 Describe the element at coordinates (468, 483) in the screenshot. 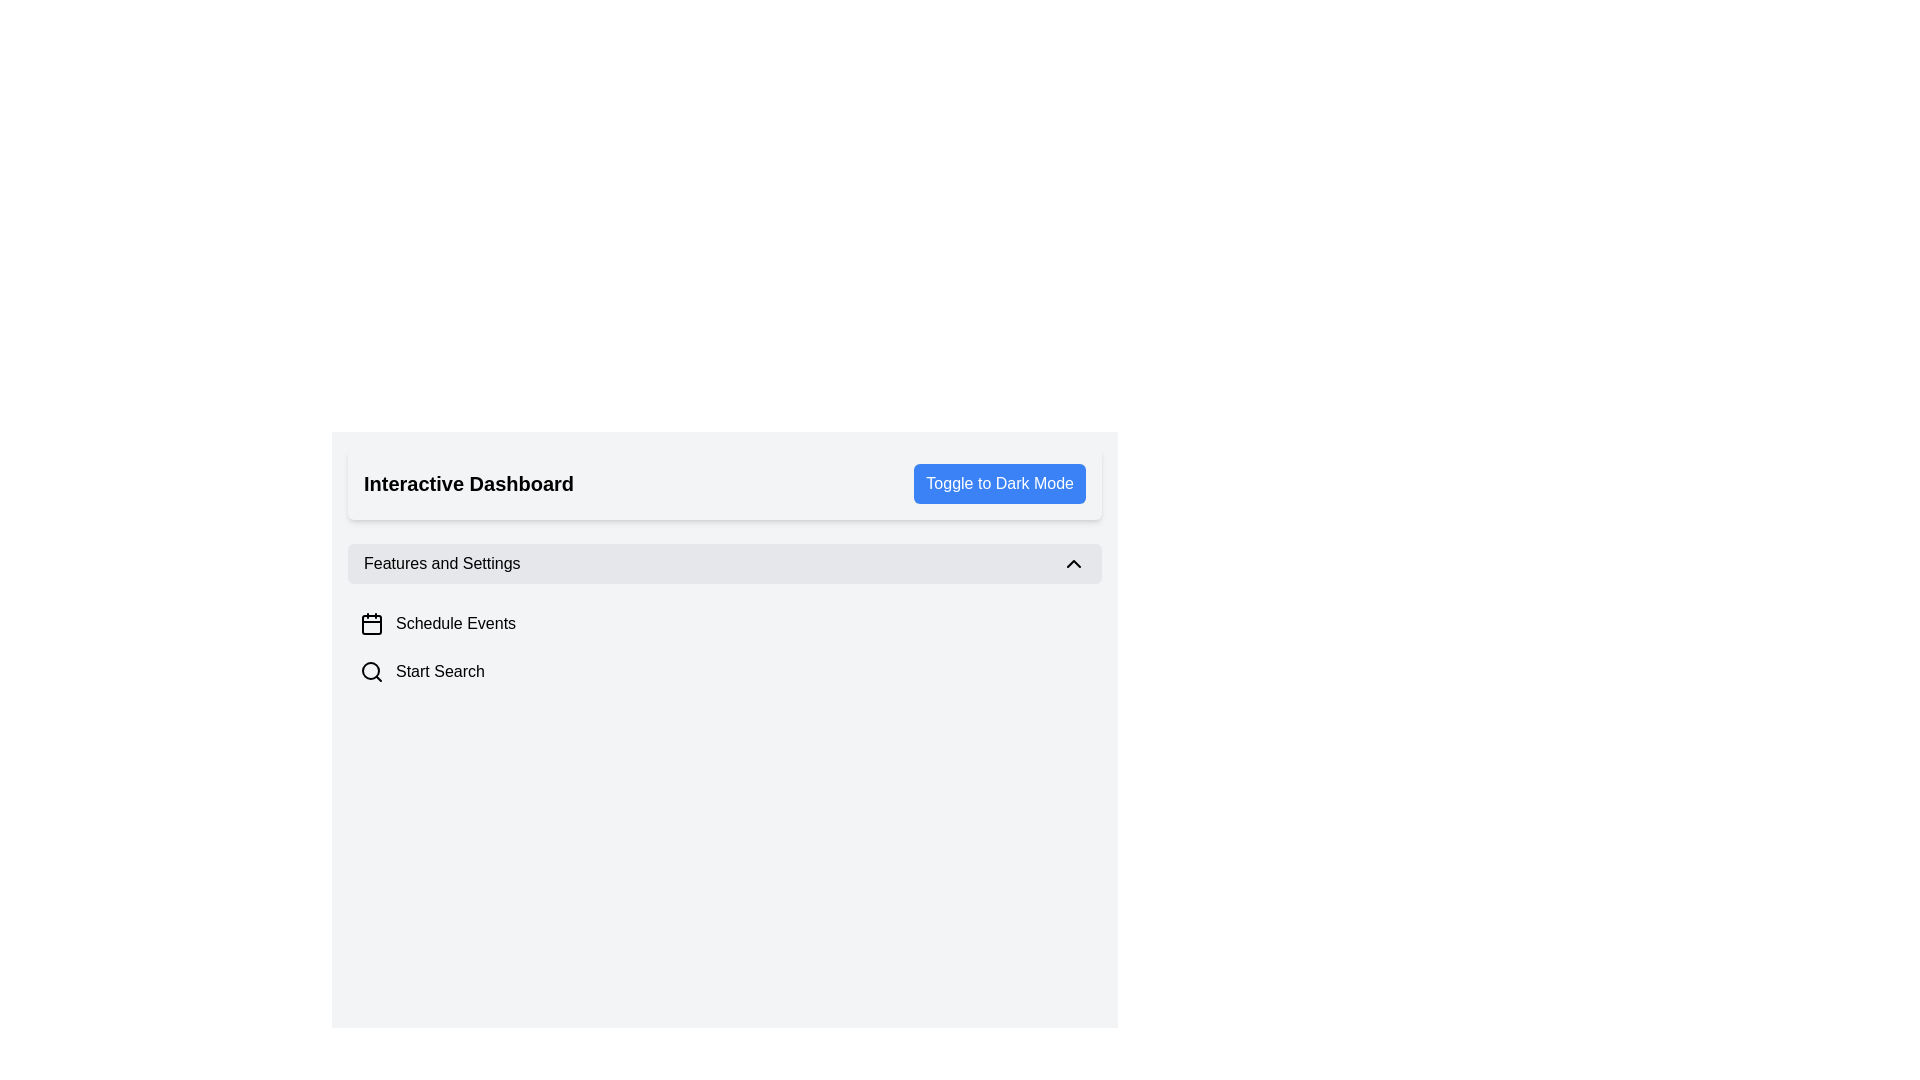

I see `the Text Label that serves as a header or title for the current dashboard interface, positioned to the left of the 'Toggle to Dark Mode' element` at that location.